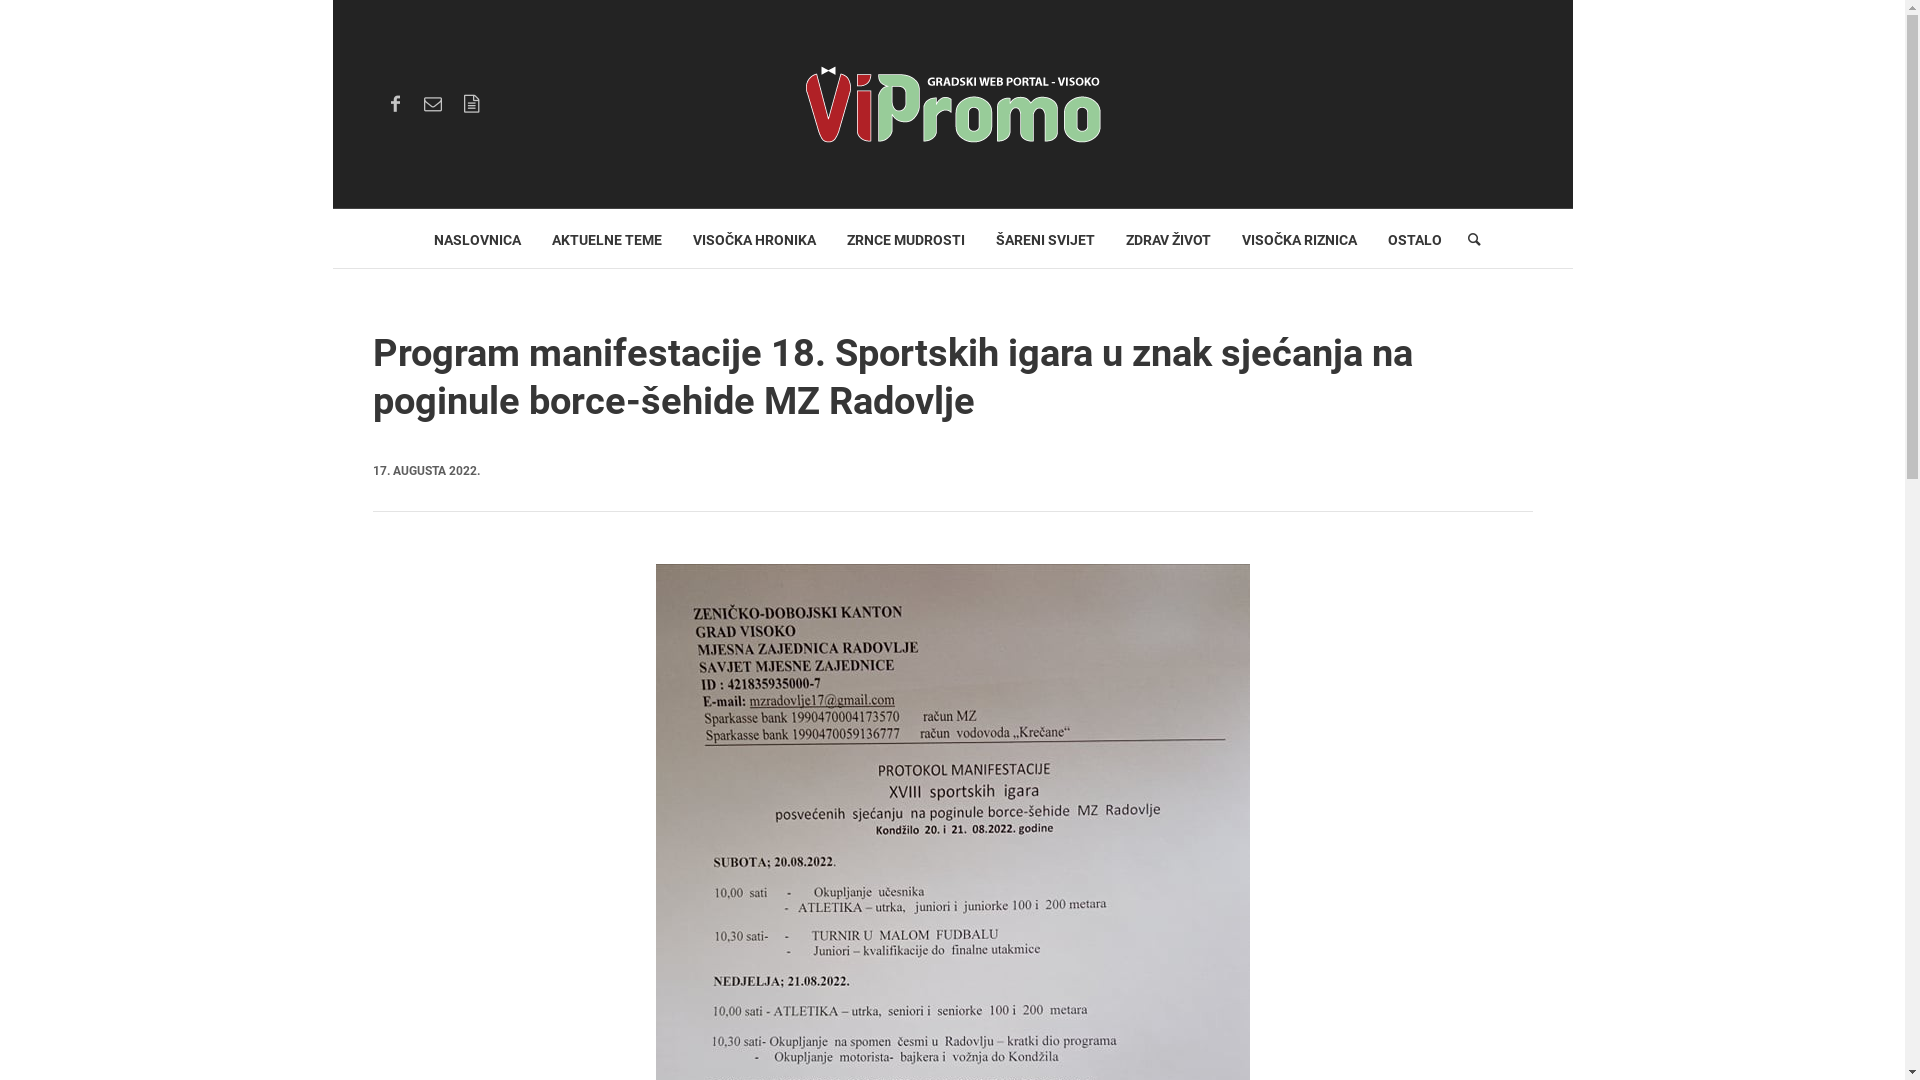 The height and width of the screenshot is (1080, 1920). Describe the element at coordinates (476, 237) in the screenshot. I see `'NASLOVNICA'` at that location.